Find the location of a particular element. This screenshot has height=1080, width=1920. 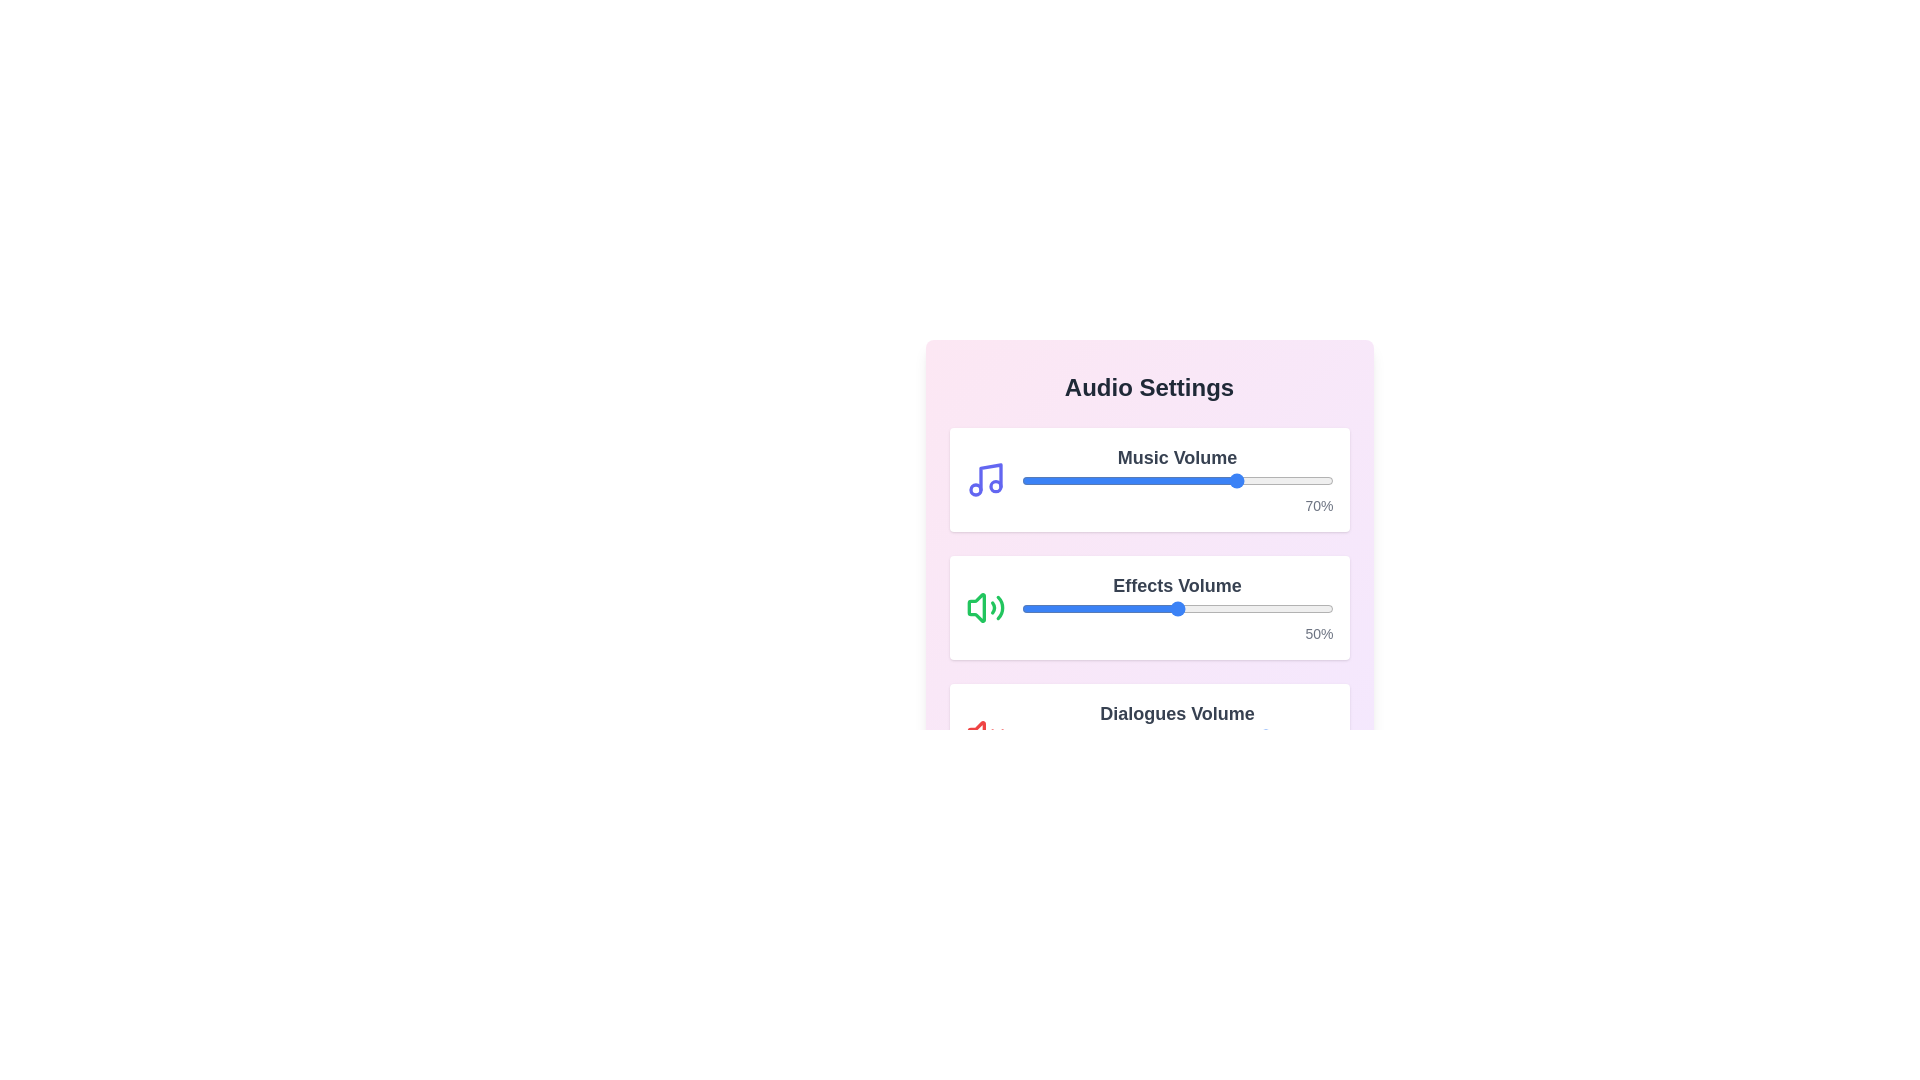

the Dialogues Volume slider to 81% is located at coordinates (1273, 736).